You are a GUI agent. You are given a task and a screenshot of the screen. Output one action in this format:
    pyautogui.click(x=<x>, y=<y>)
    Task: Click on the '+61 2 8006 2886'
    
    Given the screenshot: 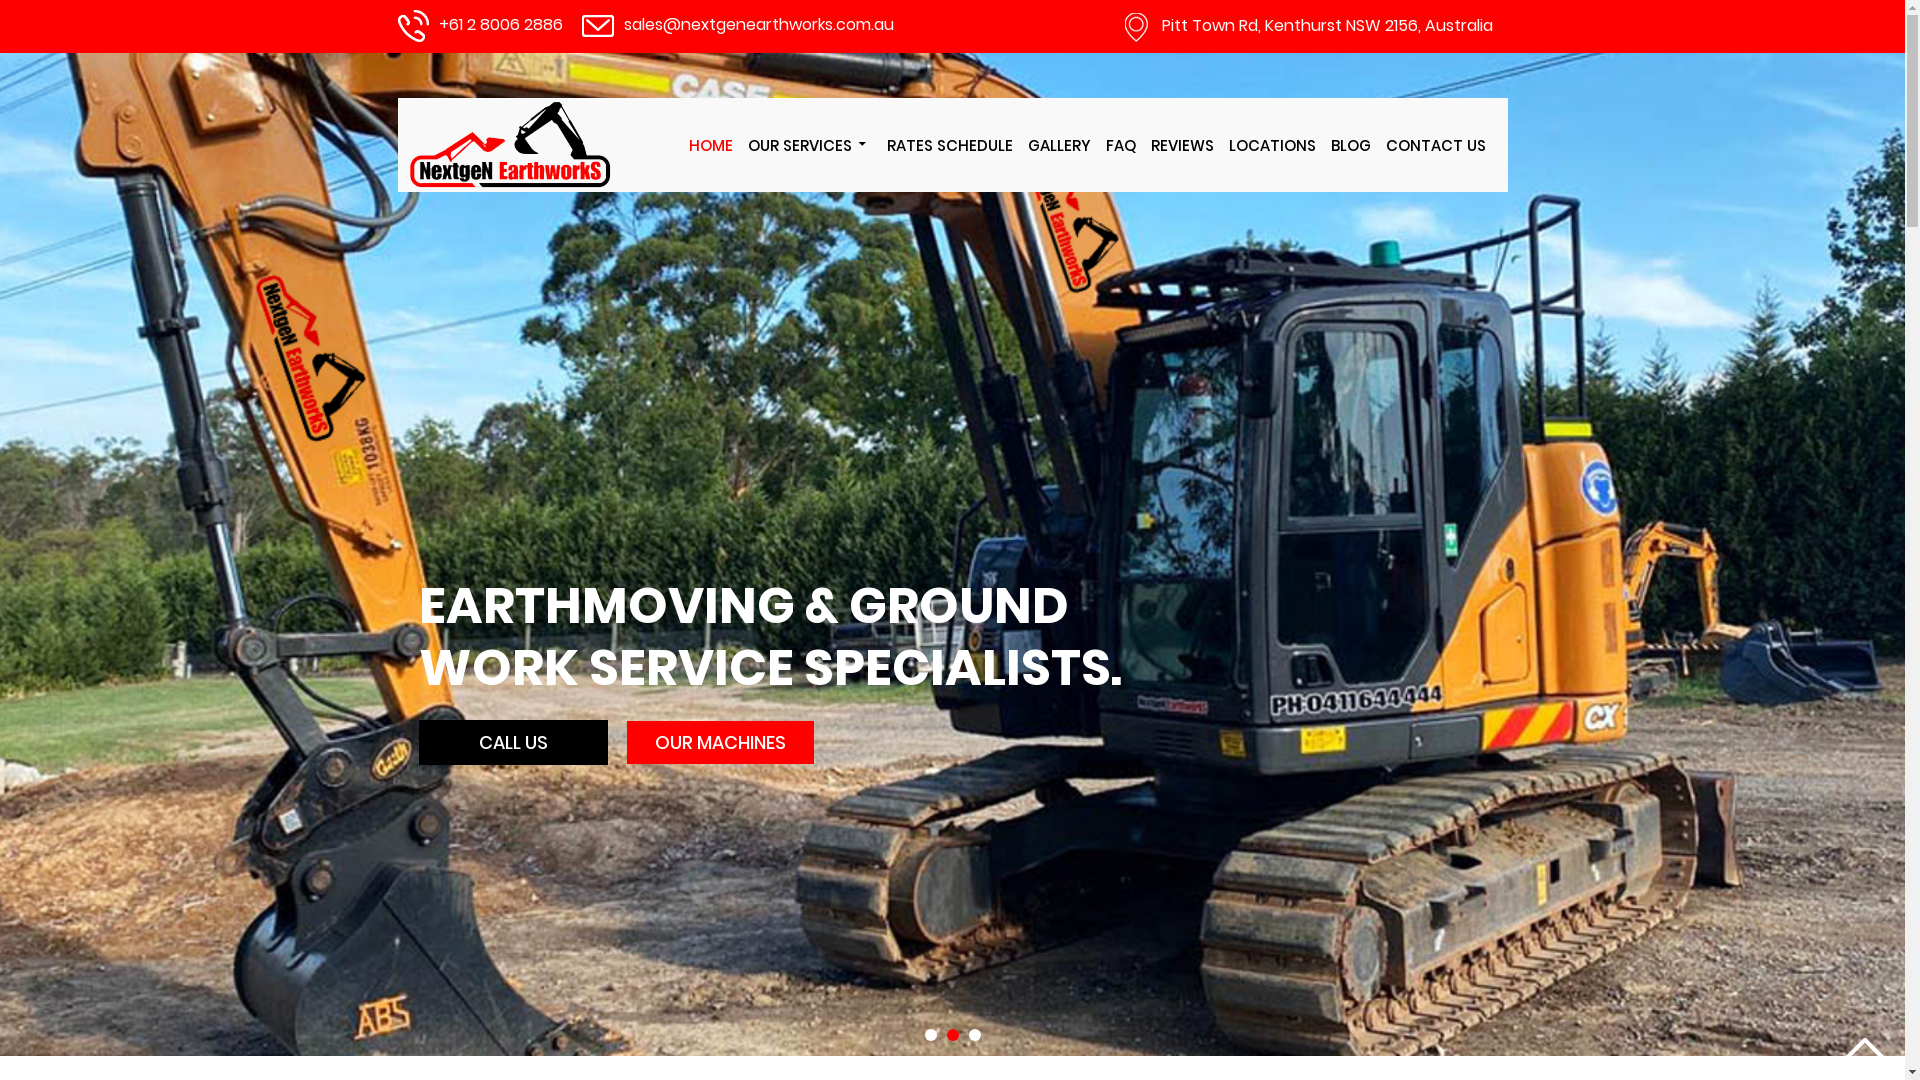 What is the action you would take?
    pyautogui.click(x=499, y=24)
    